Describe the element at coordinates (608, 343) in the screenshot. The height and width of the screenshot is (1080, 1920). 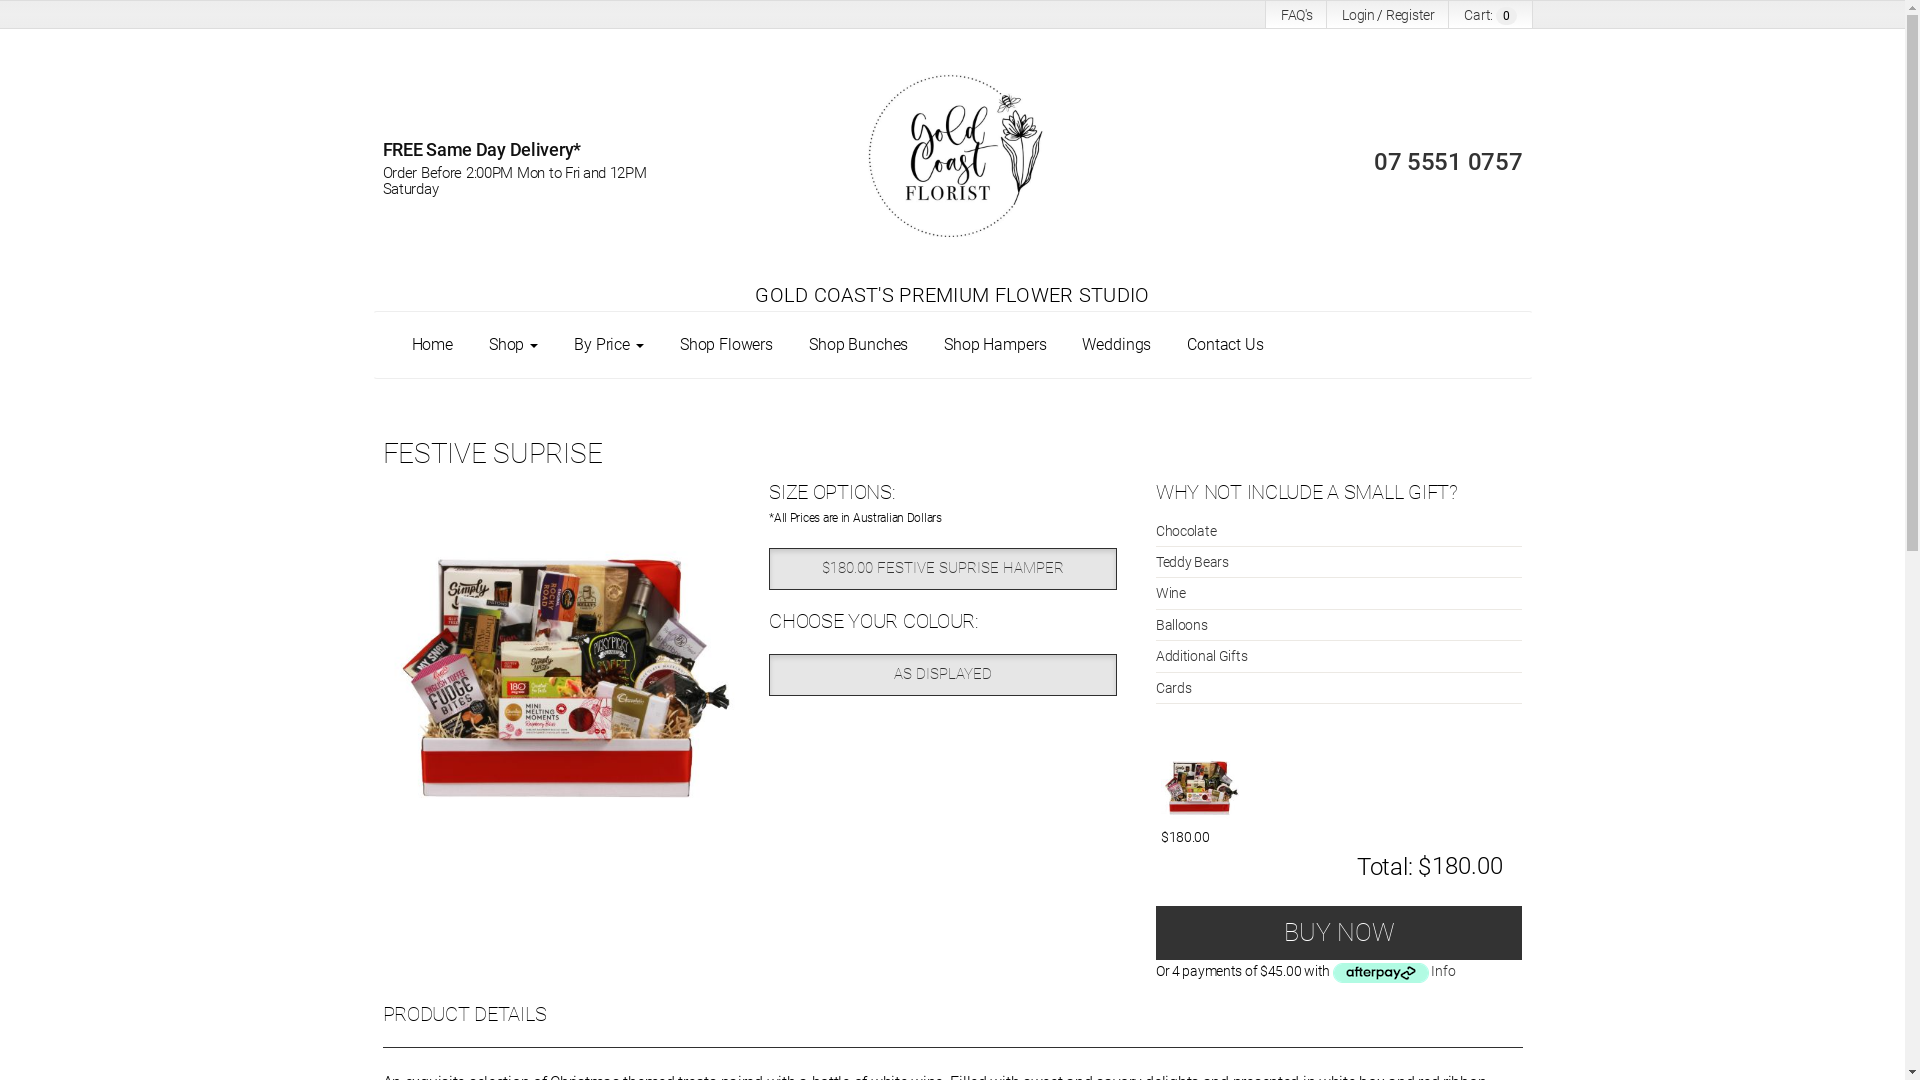
I see `'By Price'` at that location.